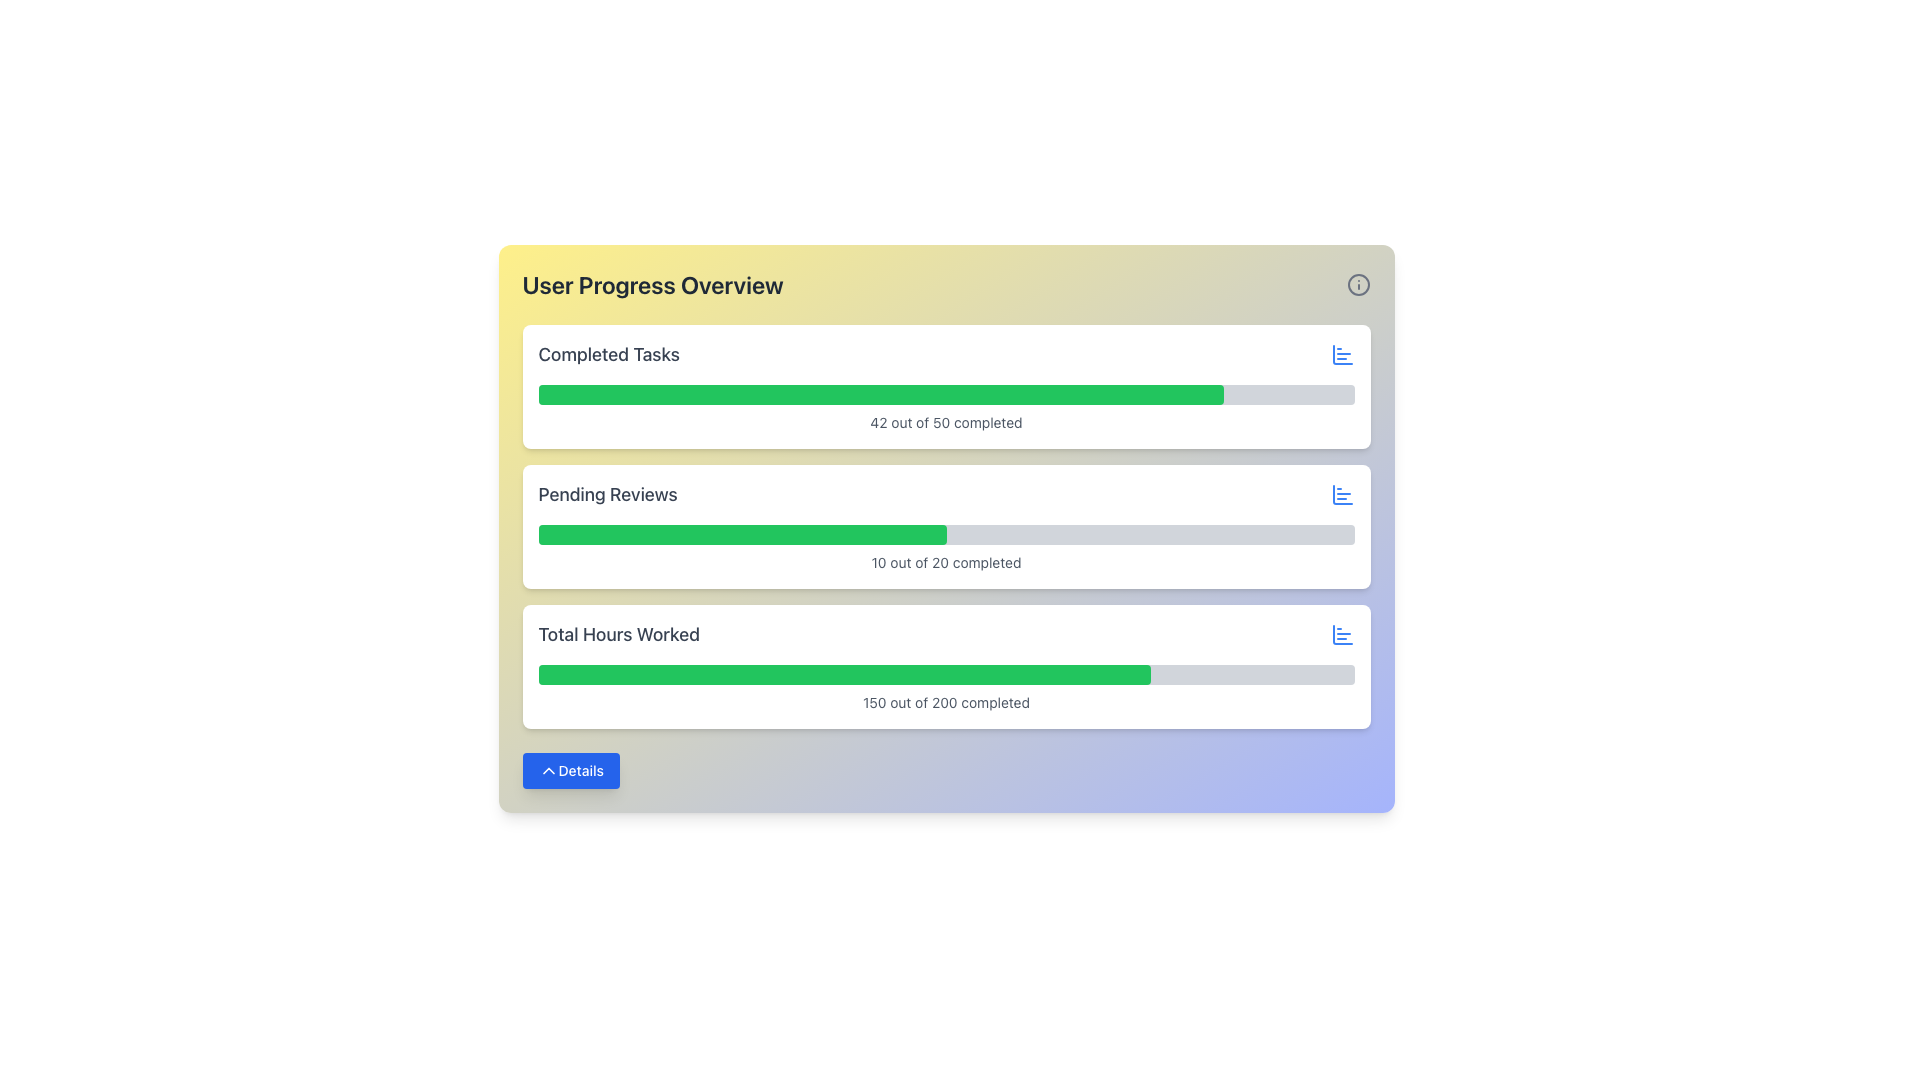  I want to click on the informational text label that summarizes the status of completed tasks out of the total tasks, located below the green progress bar, so click(945, 422).